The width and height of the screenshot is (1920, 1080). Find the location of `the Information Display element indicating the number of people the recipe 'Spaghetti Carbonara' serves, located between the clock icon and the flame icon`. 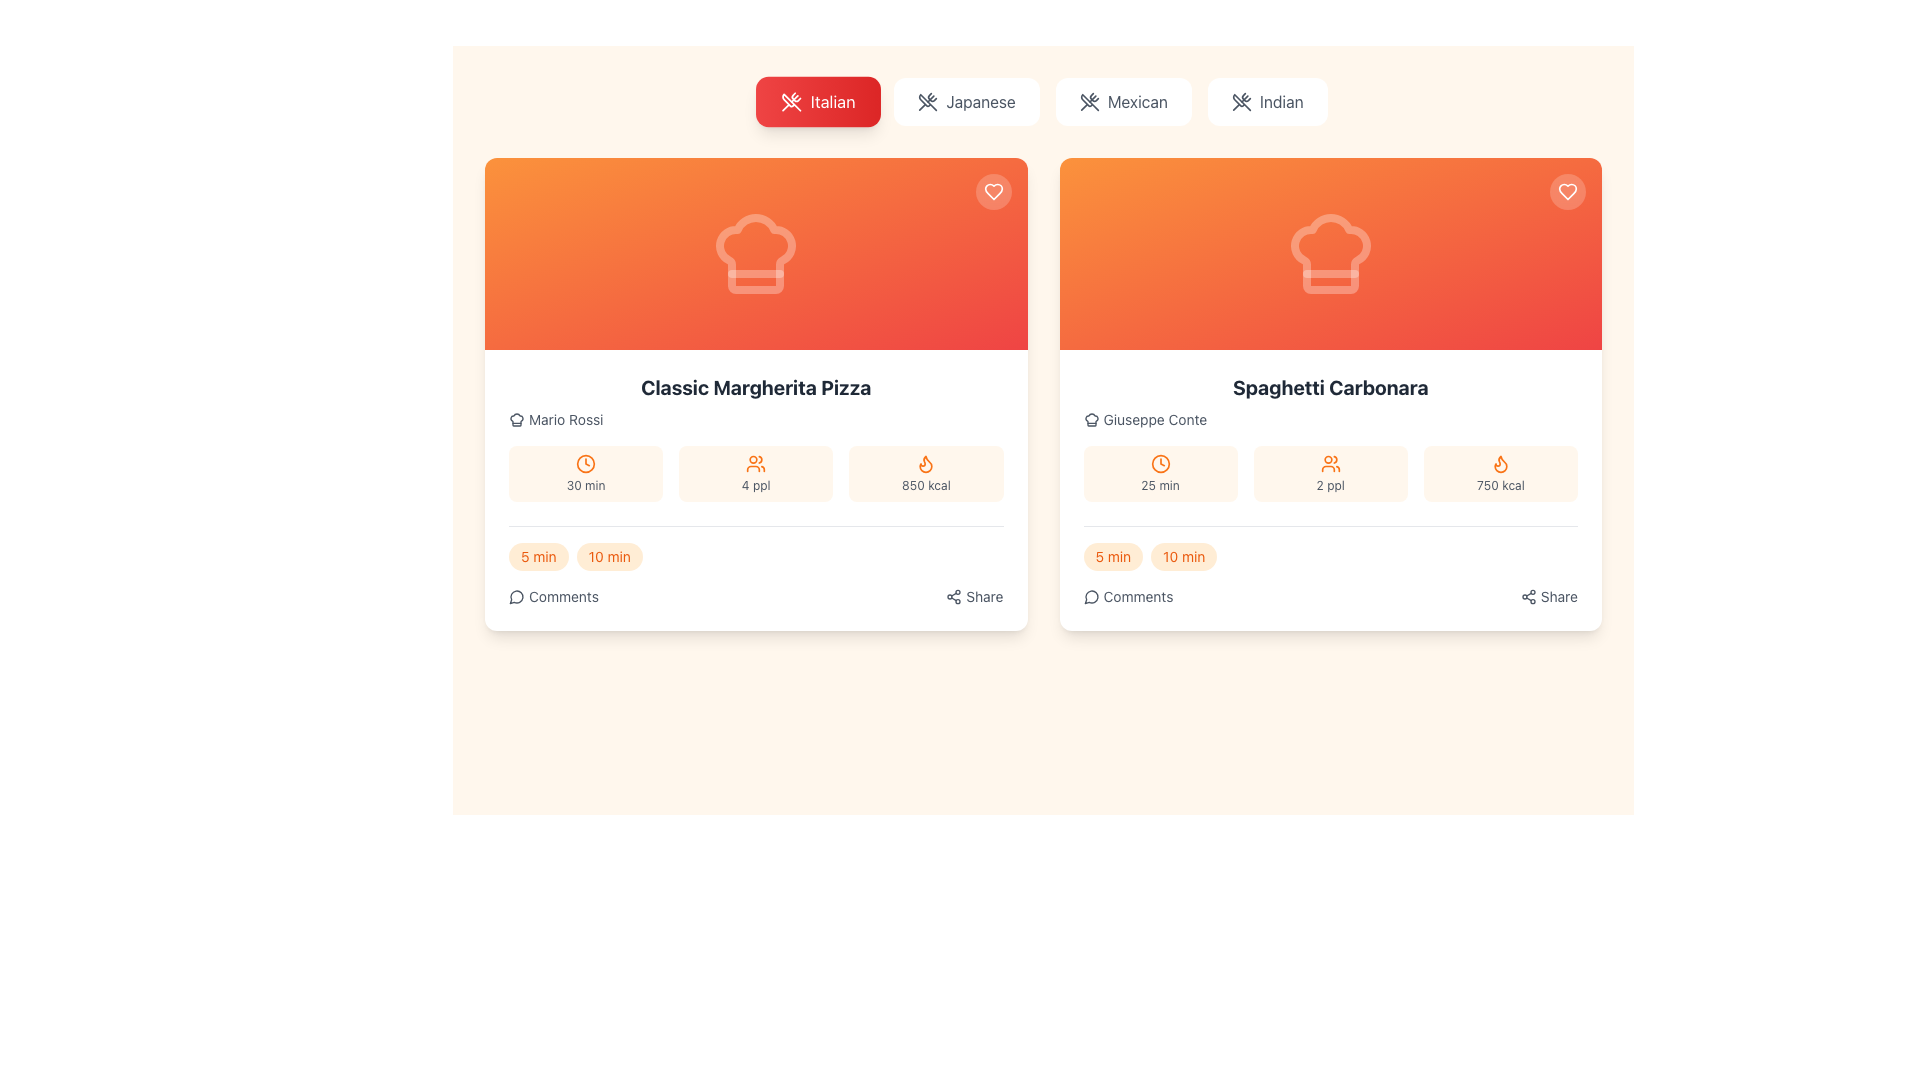

the Information Display element indicating the number of people the recipe 'Spaghetti Carbonara' serves, located between the clock icon and the flame icon is located at coordinates (1330, 474).